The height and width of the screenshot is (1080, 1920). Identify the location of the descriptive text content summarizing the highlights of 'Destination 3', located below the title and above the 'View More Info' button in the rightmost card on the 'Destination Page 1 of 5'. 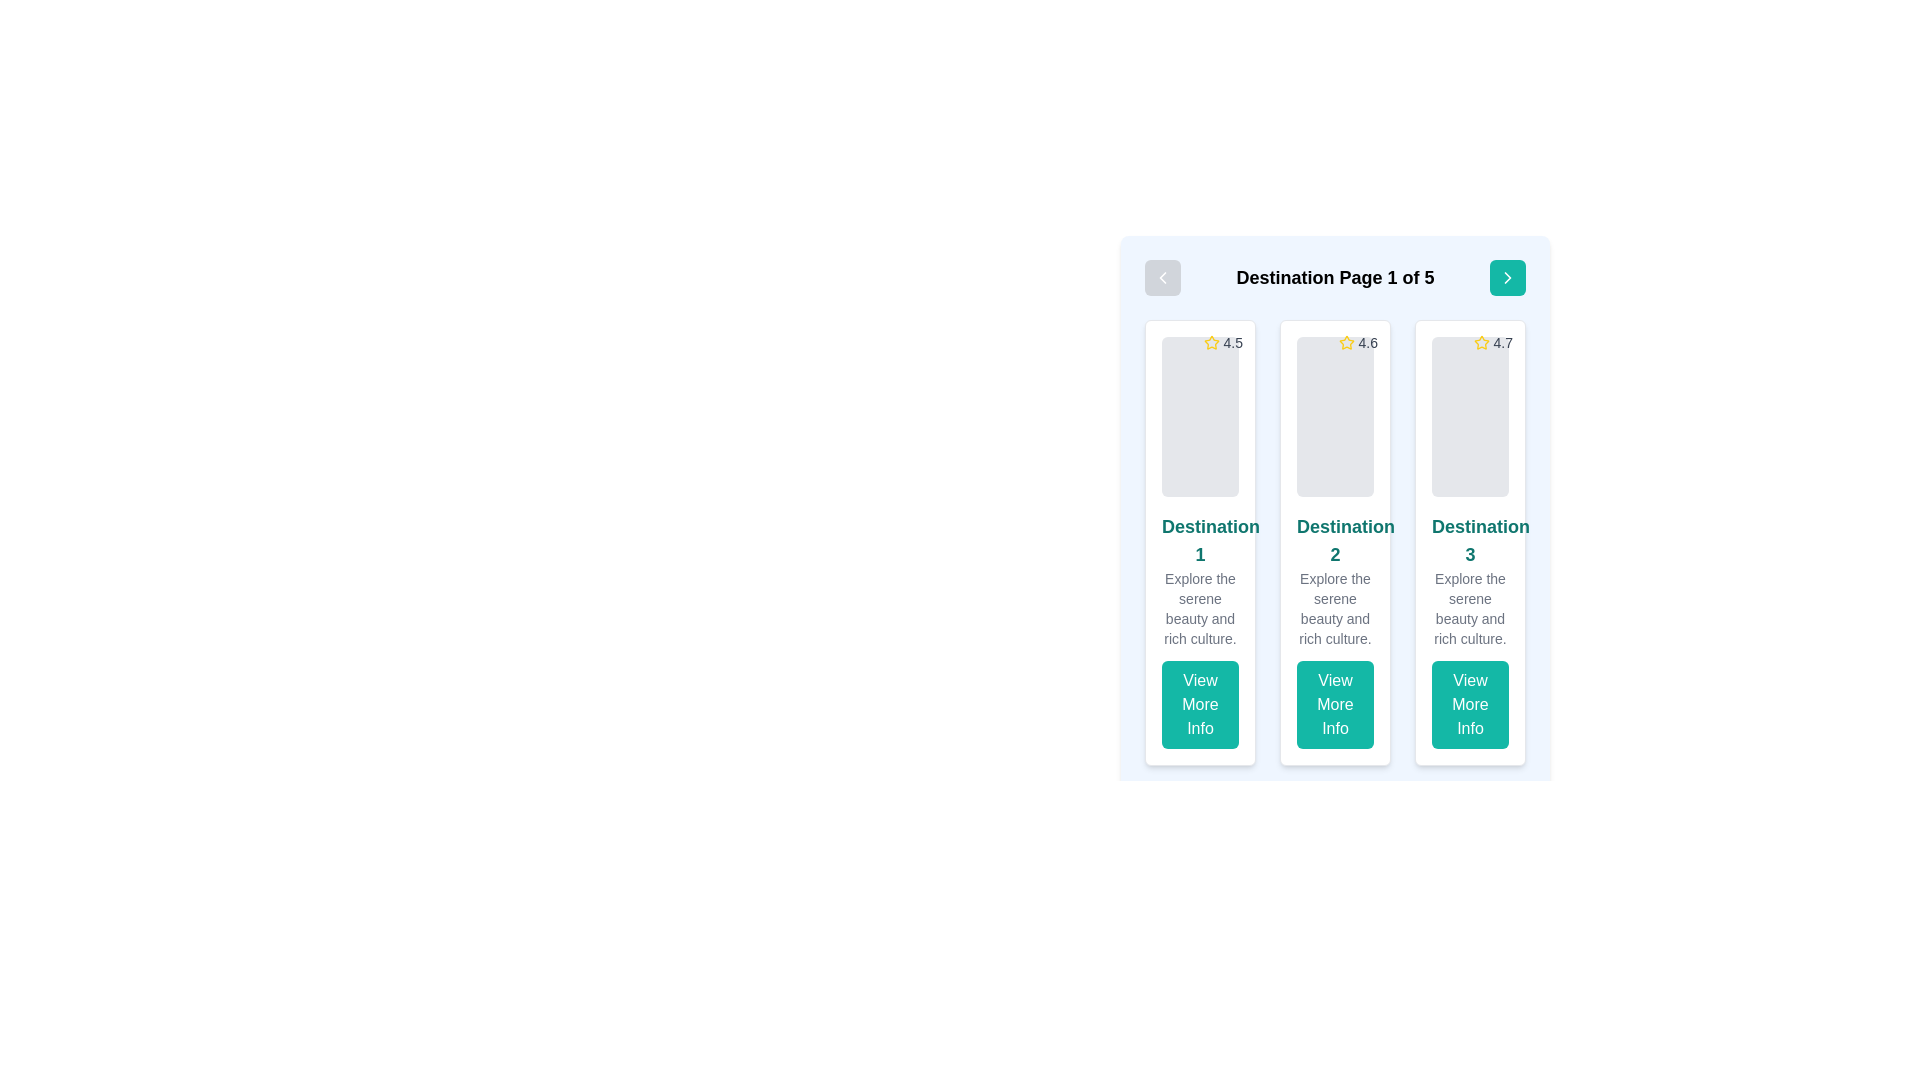
(1470, 608).